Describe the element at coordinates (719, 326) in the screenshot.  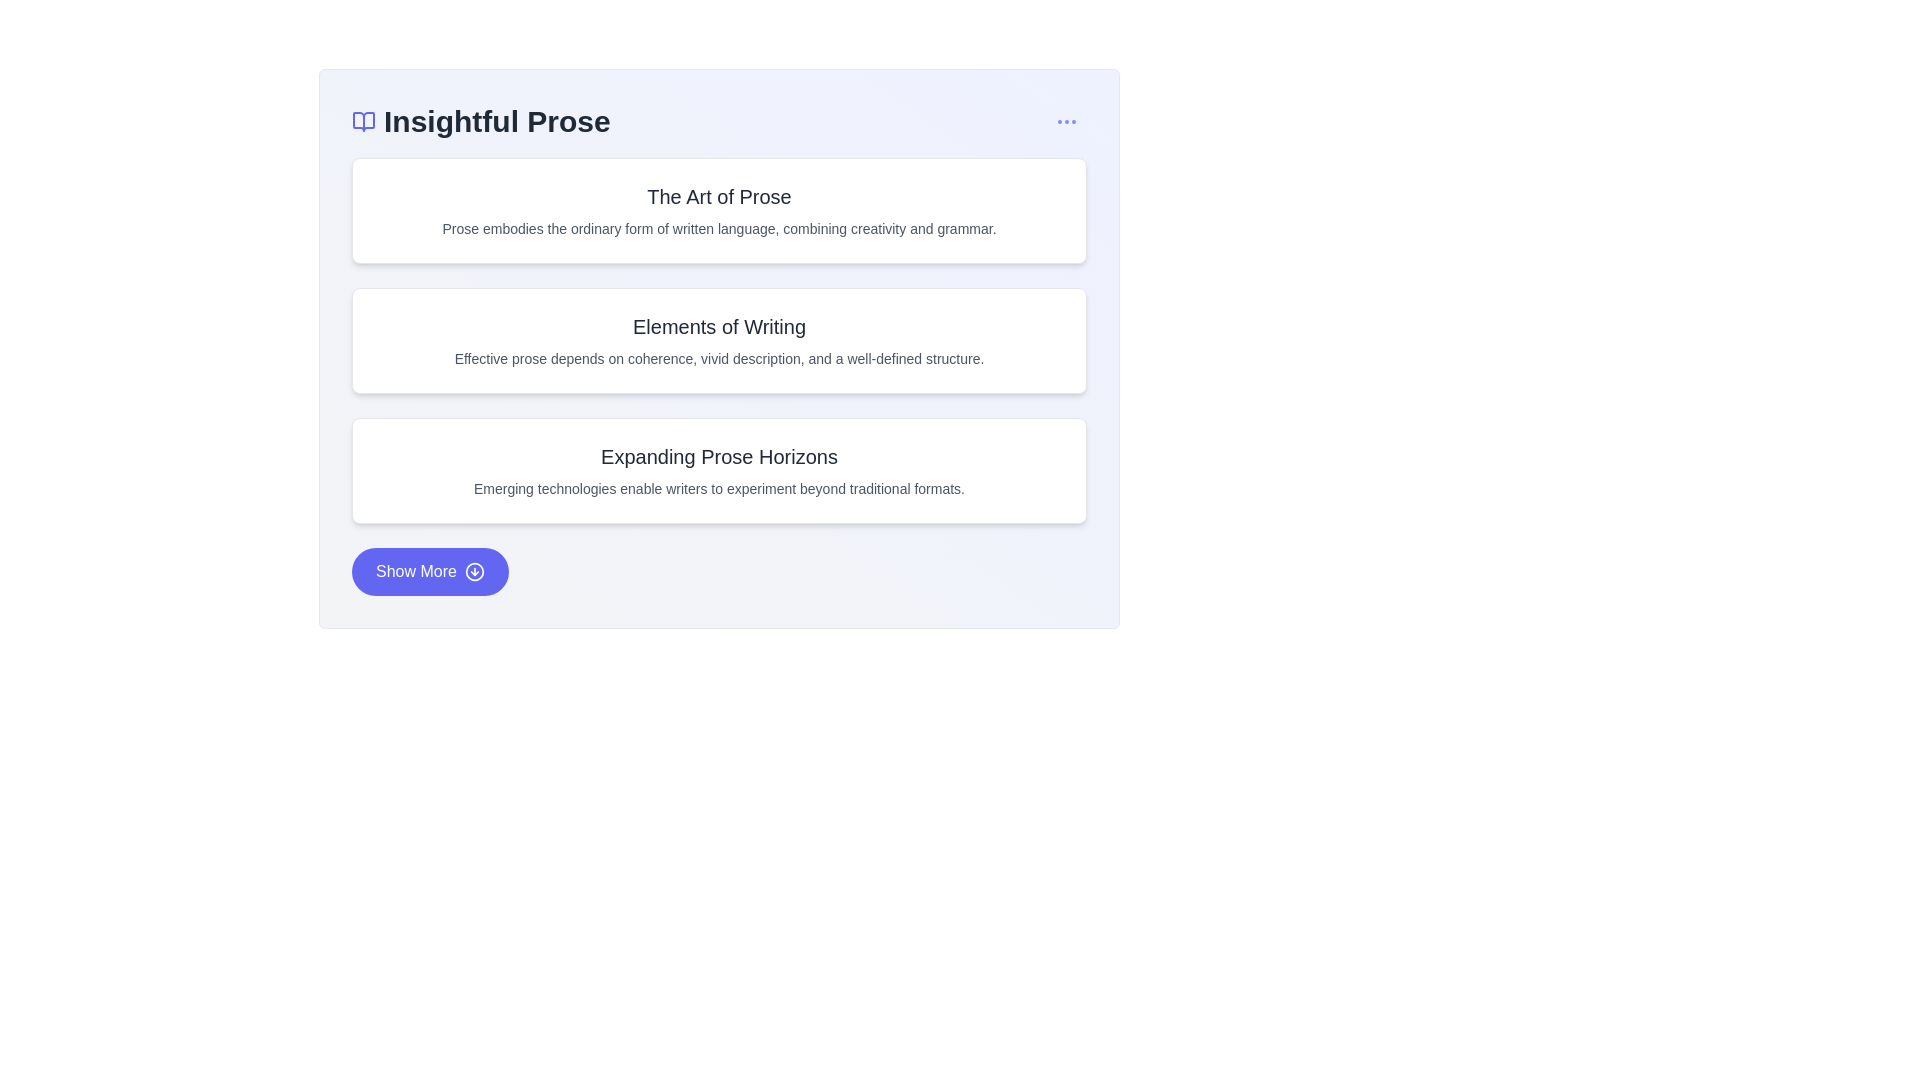
I see `the heading text labeled 'Elements of Writing' which is styled with large, bold text and positioned at the top of the second card in a vertically aligned list of three cards` at that location.